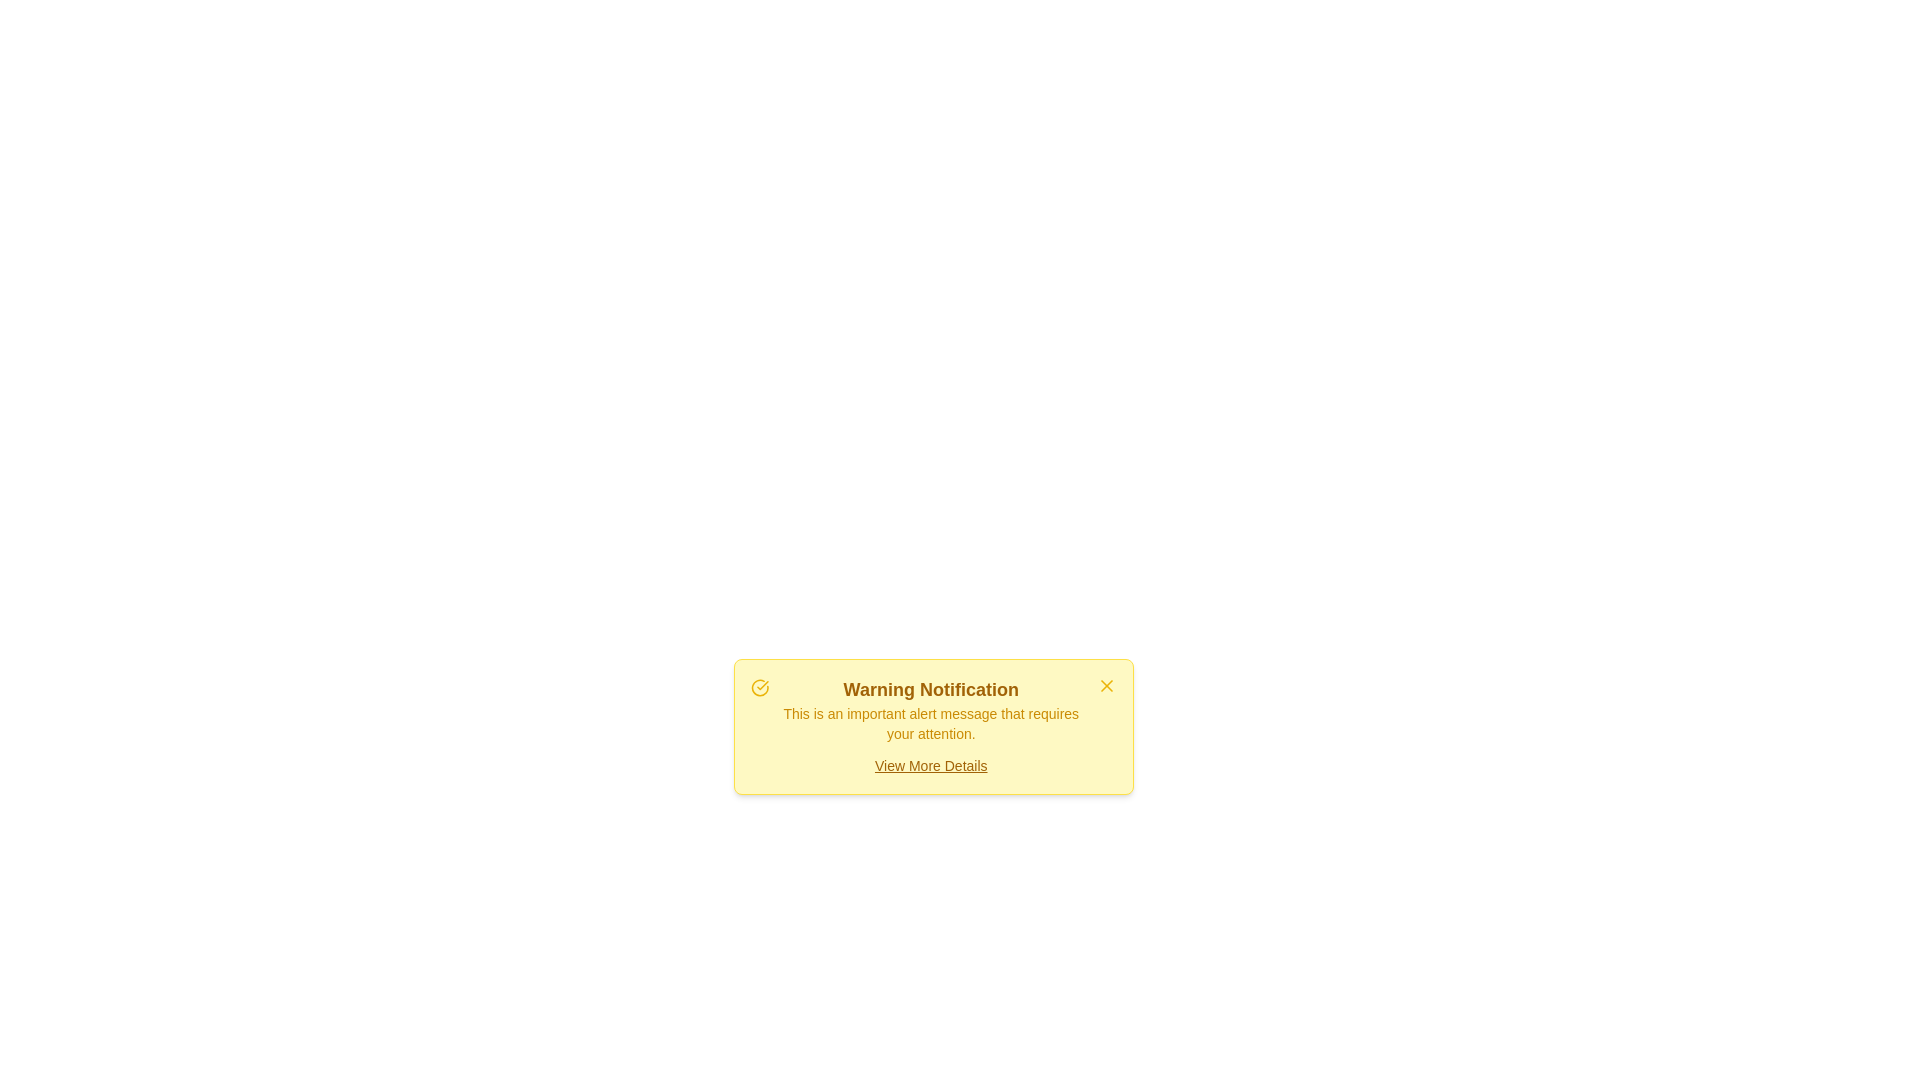 The width and height of the screenshot is (1920, 1080). What do you see at coordinates (1106, 685) in the screenshot?
I see `the close button to dismiss the alert` at bounding box center [1106, 685].